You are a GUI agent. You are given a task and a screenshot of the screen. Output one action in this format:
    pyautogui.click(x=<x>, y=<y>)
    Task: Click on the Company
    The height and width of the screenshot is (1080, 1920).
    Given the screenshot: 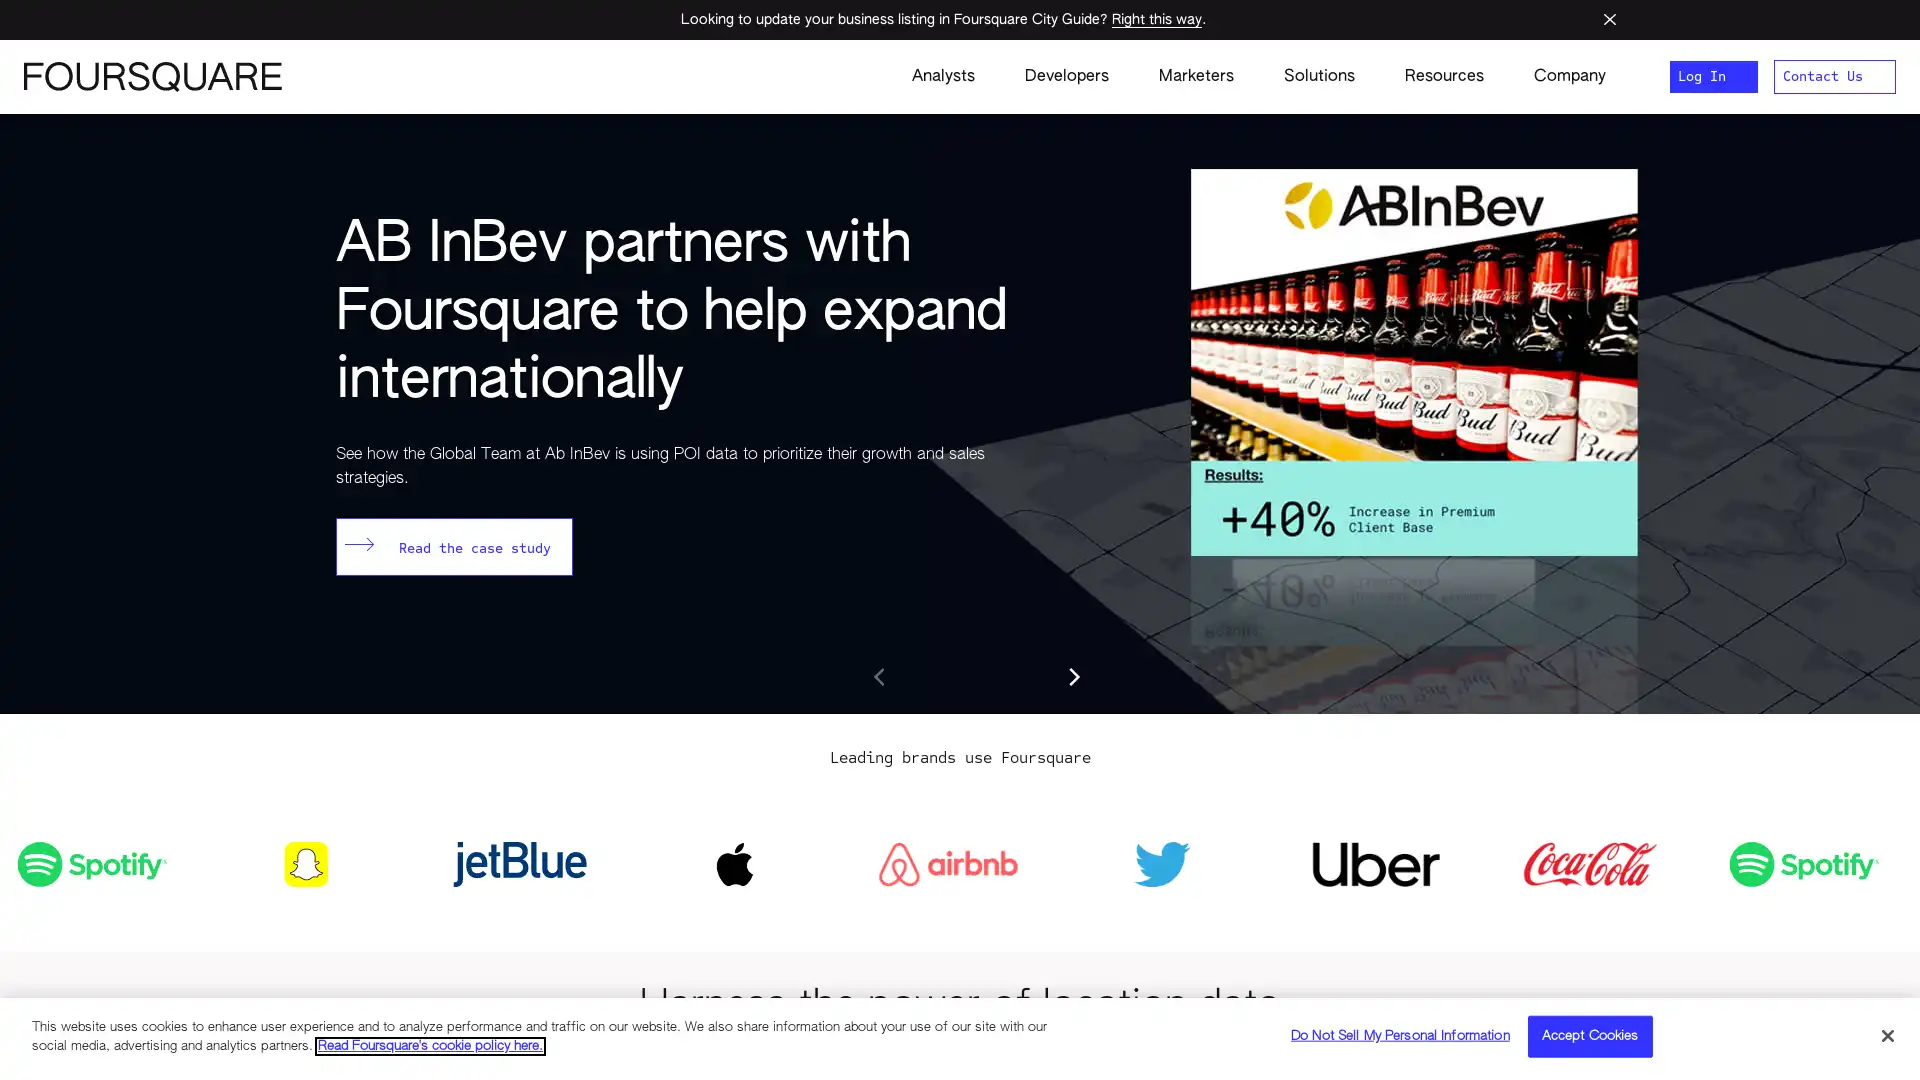 What is the action you would take?
    pyautogui.click(x=1556, y=76)
    